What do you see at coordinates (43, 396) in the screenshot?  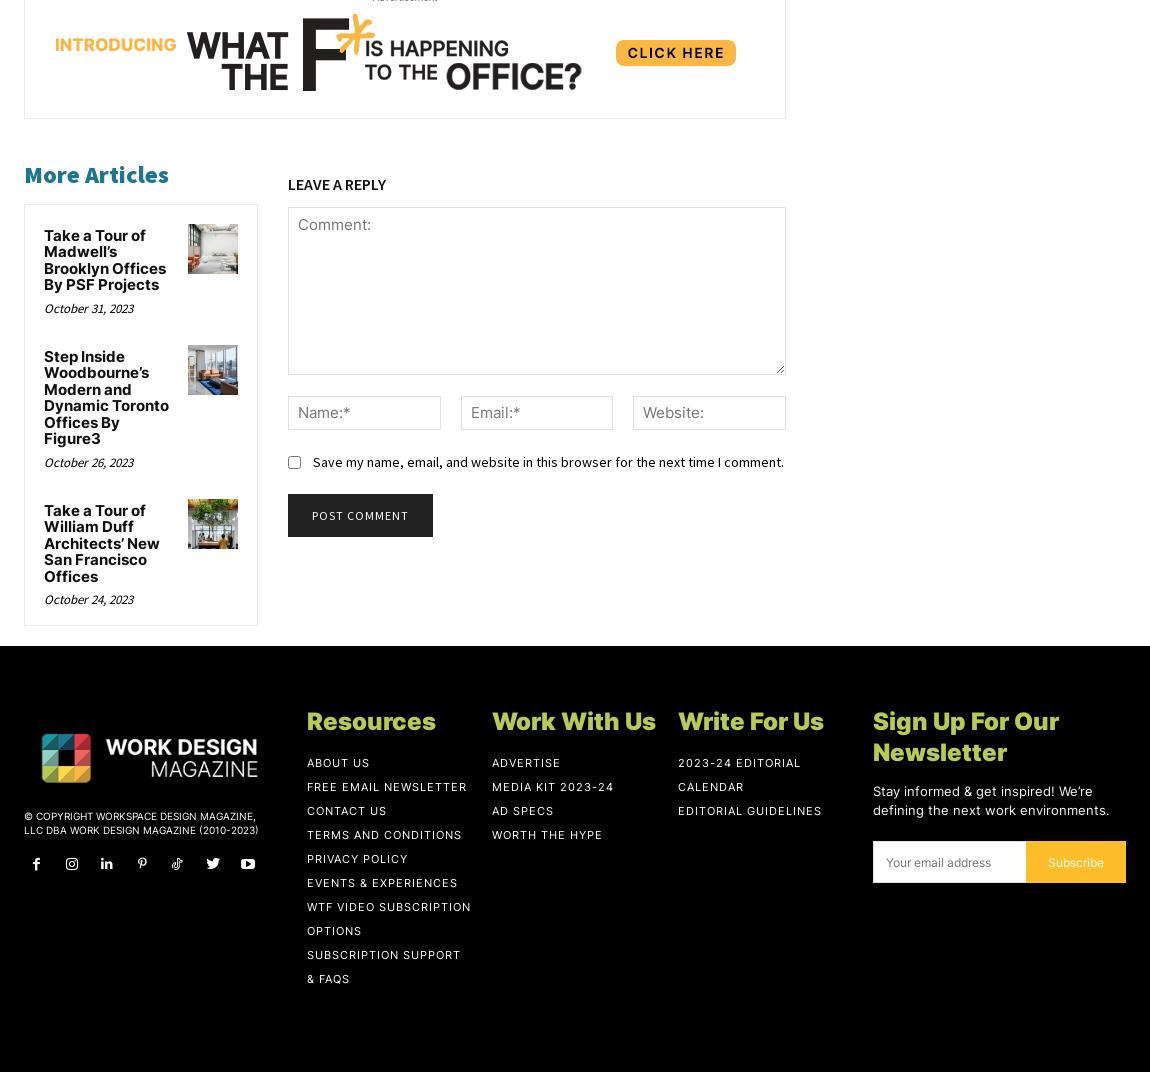 I see `'Step Inside Woodbourne’s Modern and Dynamic Toronto Offices By Figure3'` at bounding box center [43, 396].